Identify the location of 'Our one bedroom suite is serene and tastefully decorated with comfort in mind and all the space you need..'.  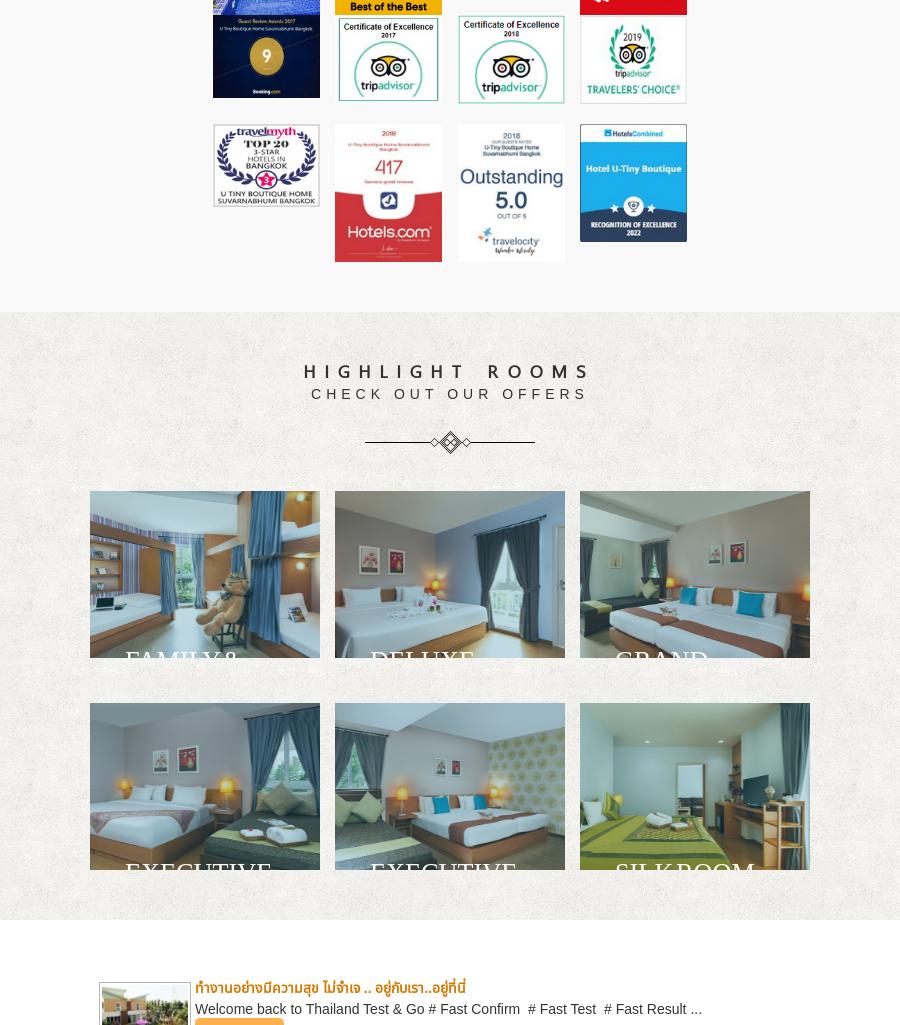
(692, 944).